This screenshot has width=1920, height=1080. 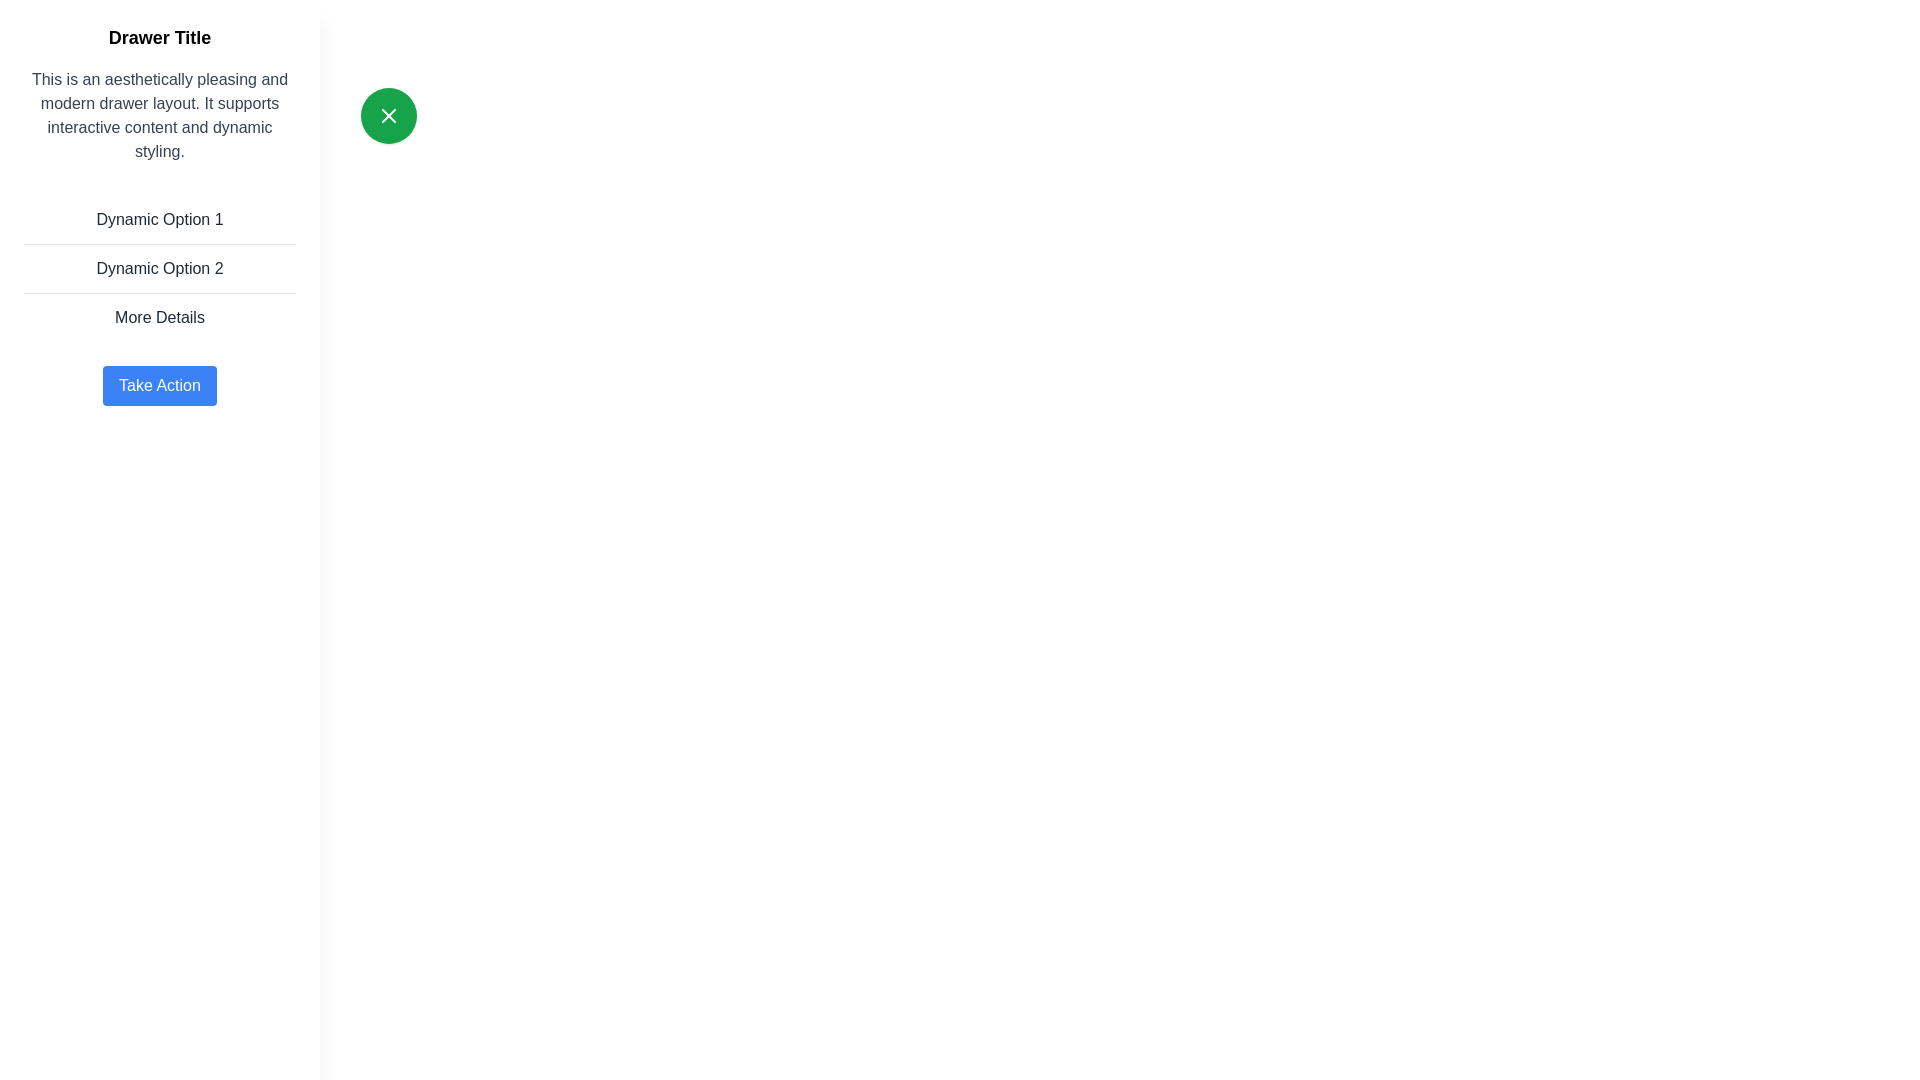 What do you see at coordinates (158, 385) in the screenshot?
I see `the 'Take Action' button` at bounding box center [158, 385].